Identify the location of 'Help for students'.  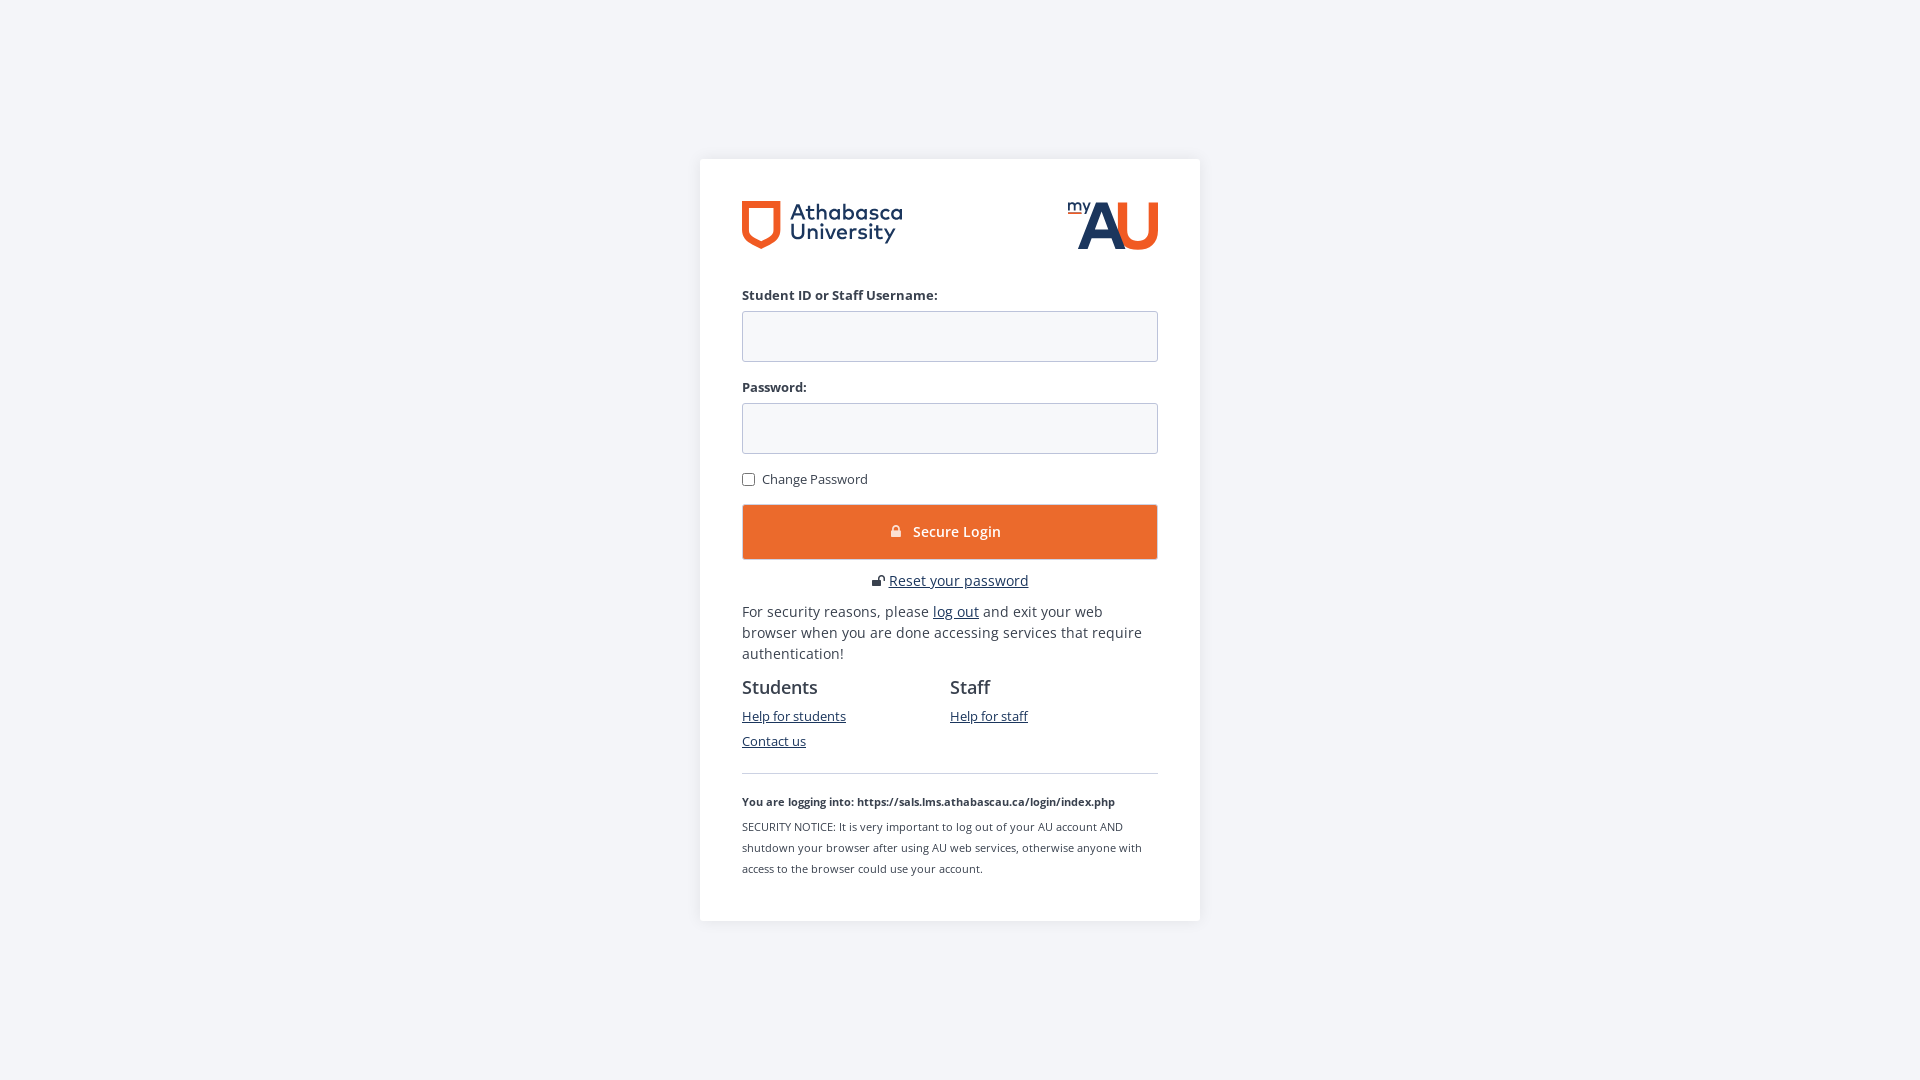
(792, 715).